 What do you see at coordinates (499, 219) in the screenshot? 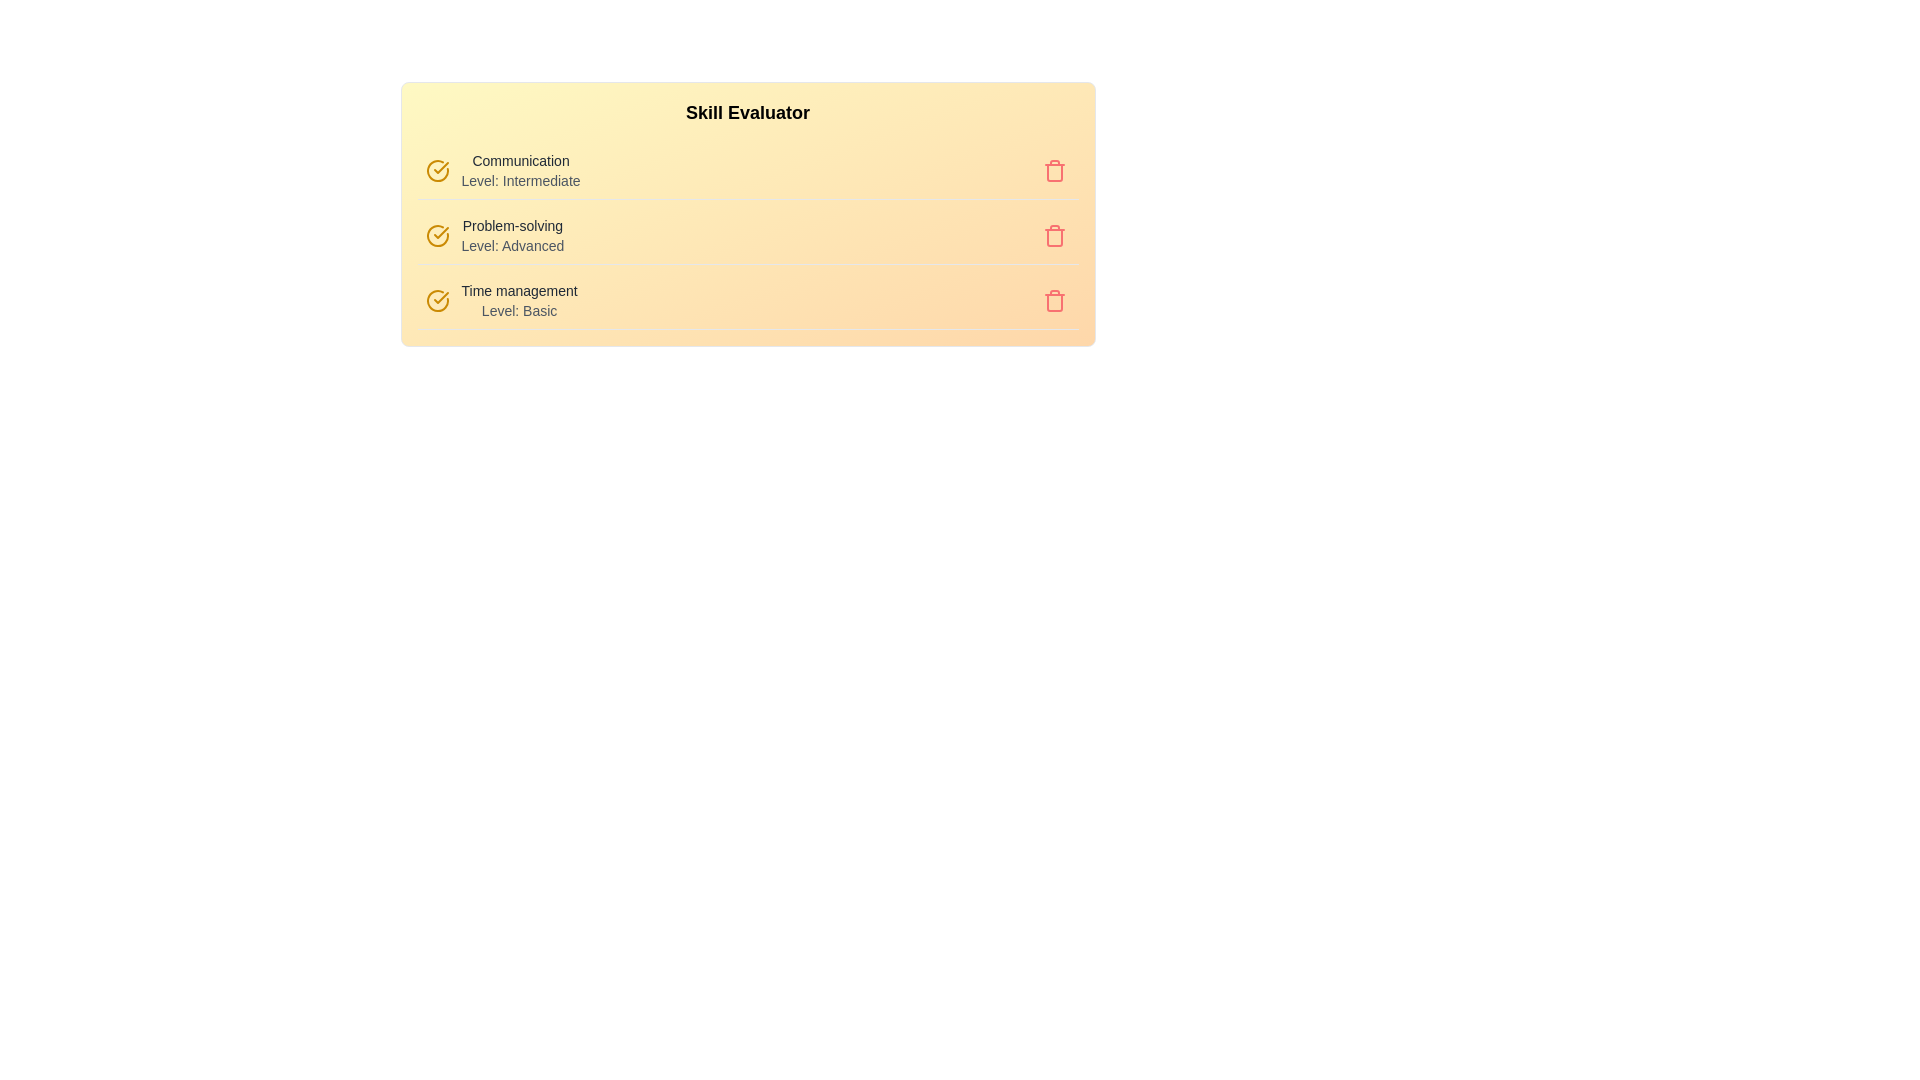
I see `the skill item corresponding to Problem-solving` at bounding box center [499, 219].